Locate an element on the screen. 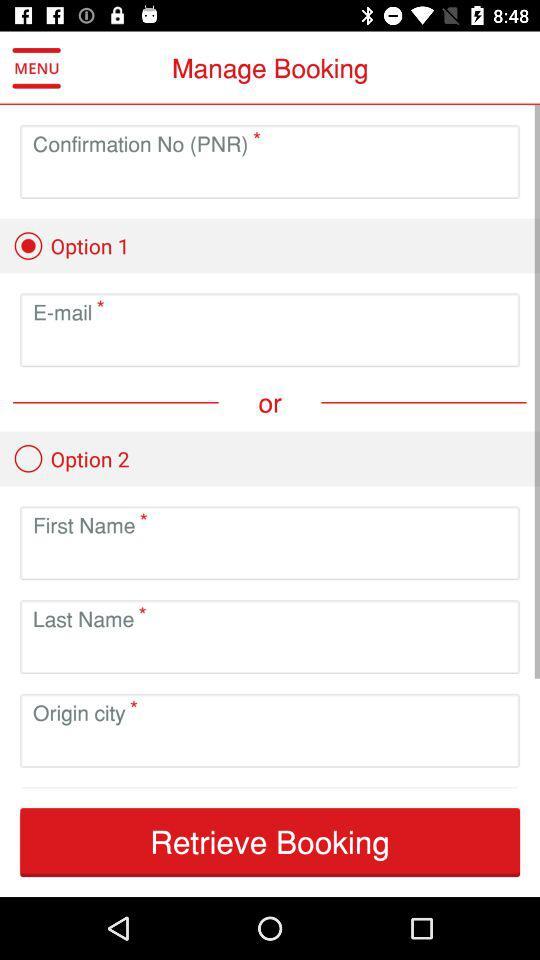 Image resolution: width=540 pixels, height=960 pixels. icon above e-mail is located at coordinates (70, 245).